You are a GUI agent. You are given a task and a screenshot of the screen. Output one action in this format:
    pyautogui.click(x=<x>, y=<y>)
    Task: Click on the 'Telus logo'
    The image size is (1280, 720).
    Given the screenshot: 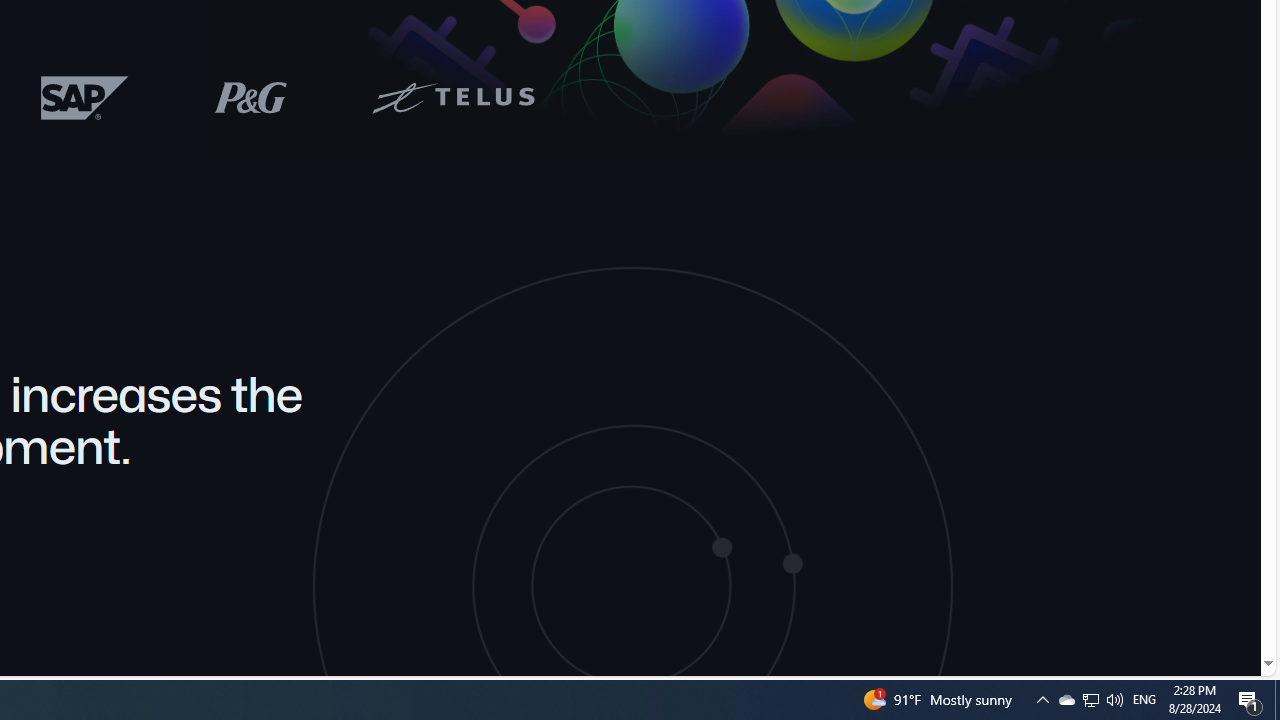 What is the action you would take?
    pyautogui.click(x=452, y=97)
    